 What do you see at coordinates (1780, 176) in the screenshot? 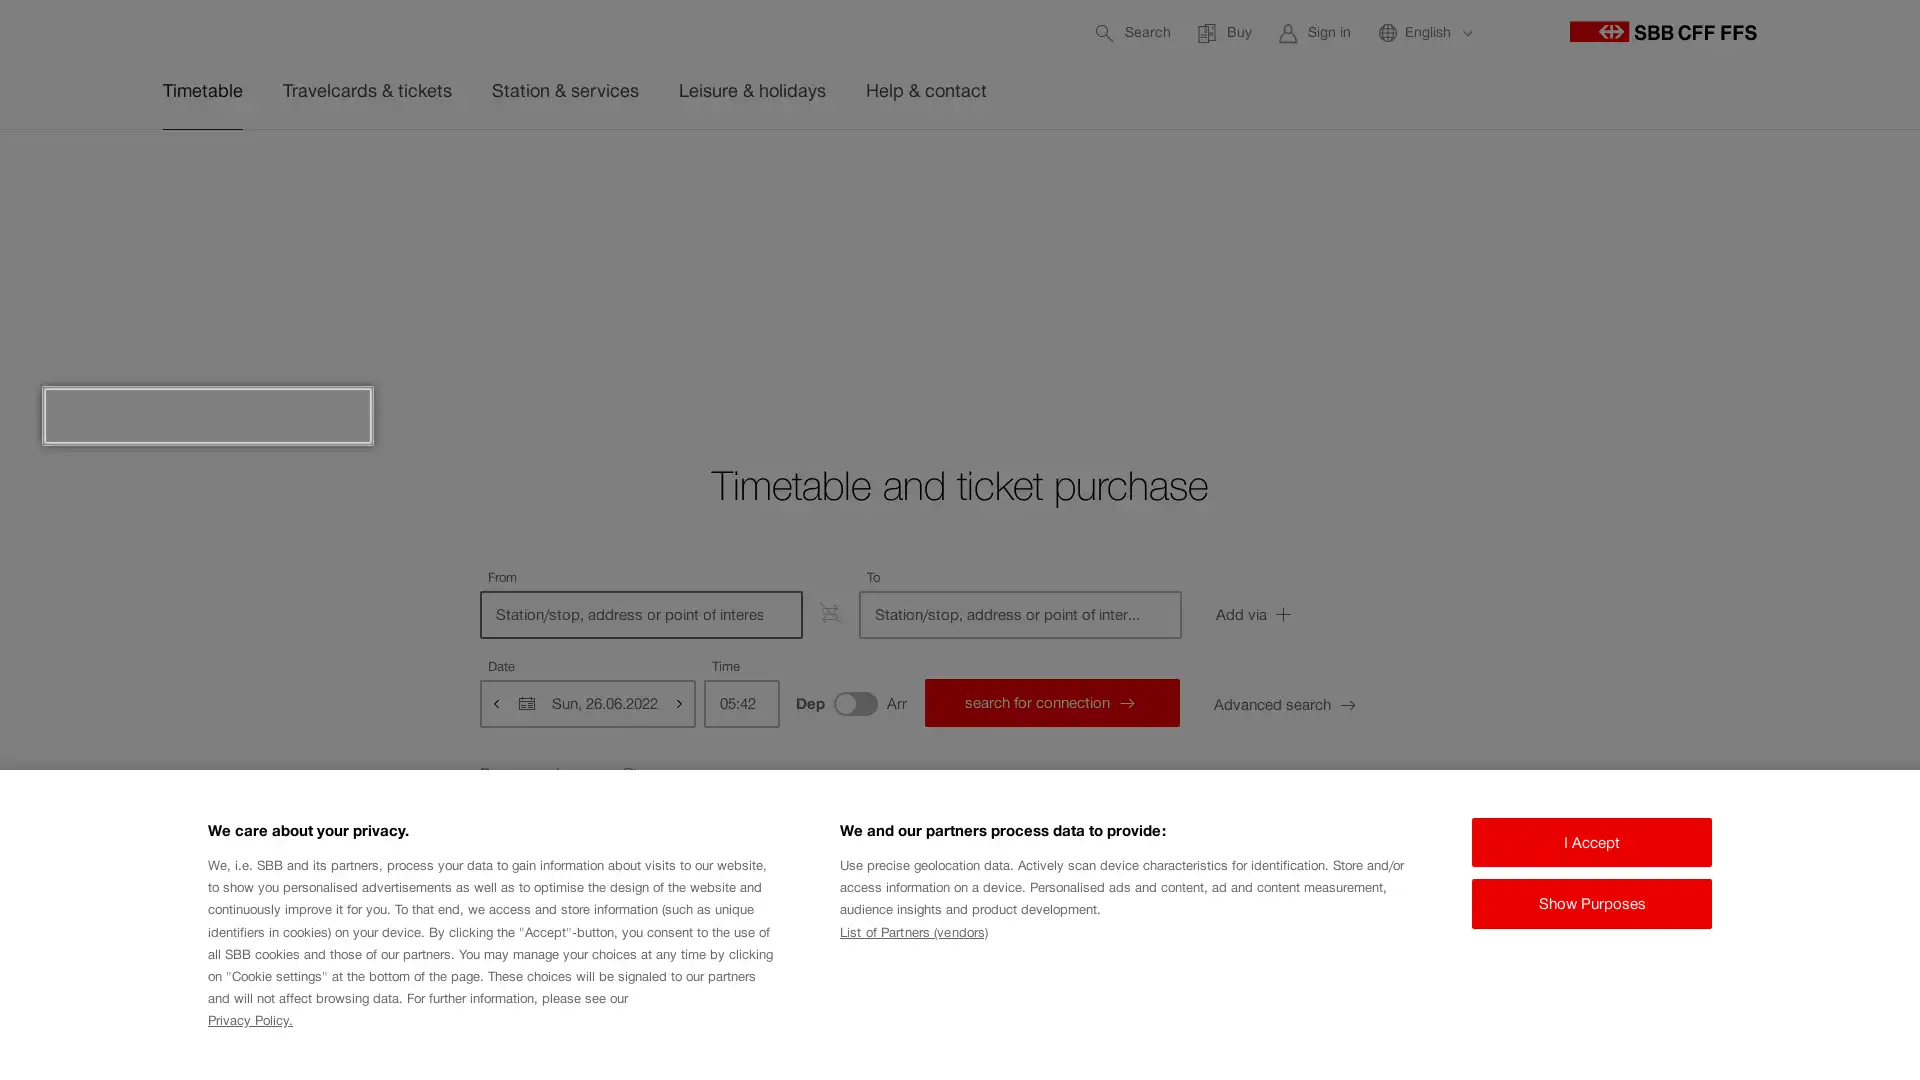
I see `Close active menu item Station & services.` at bounding box center [1780, 176].